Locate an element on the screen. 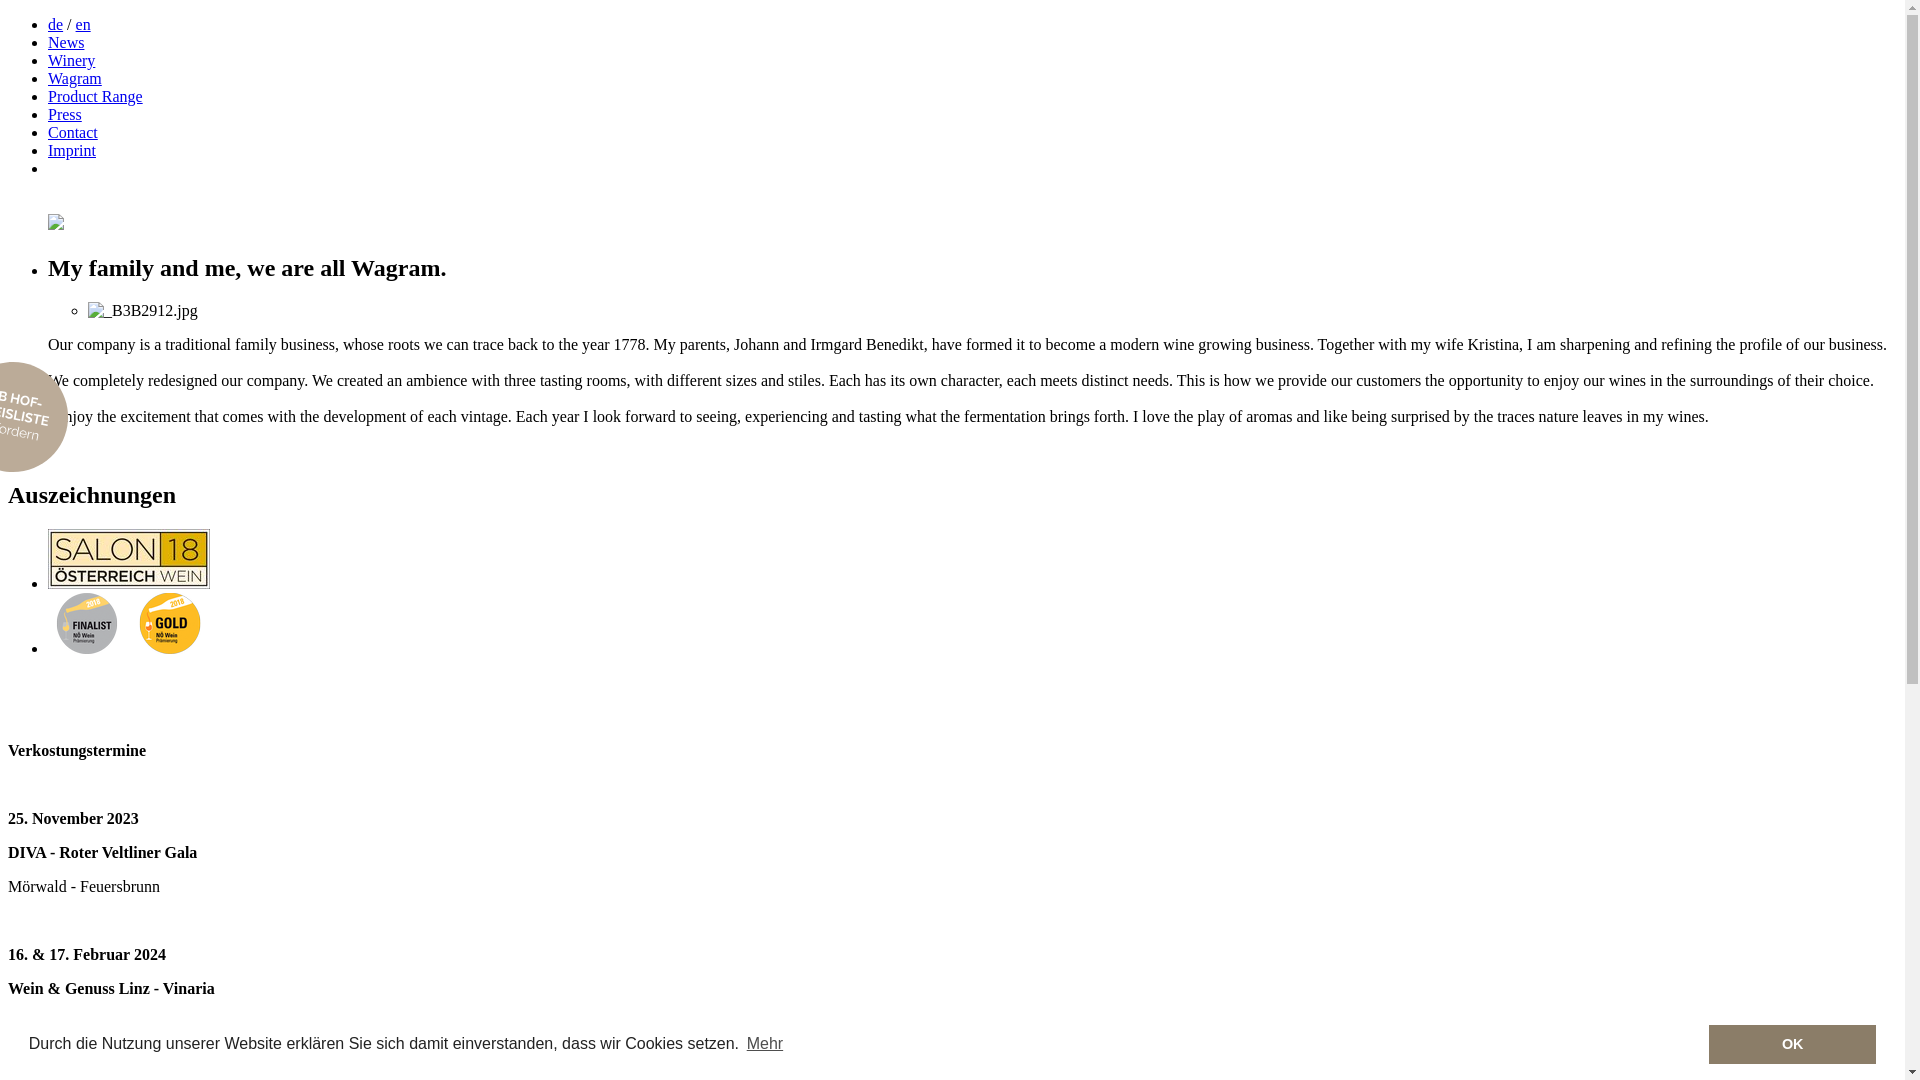  'Imprint' is located at coordinates (48, 149).